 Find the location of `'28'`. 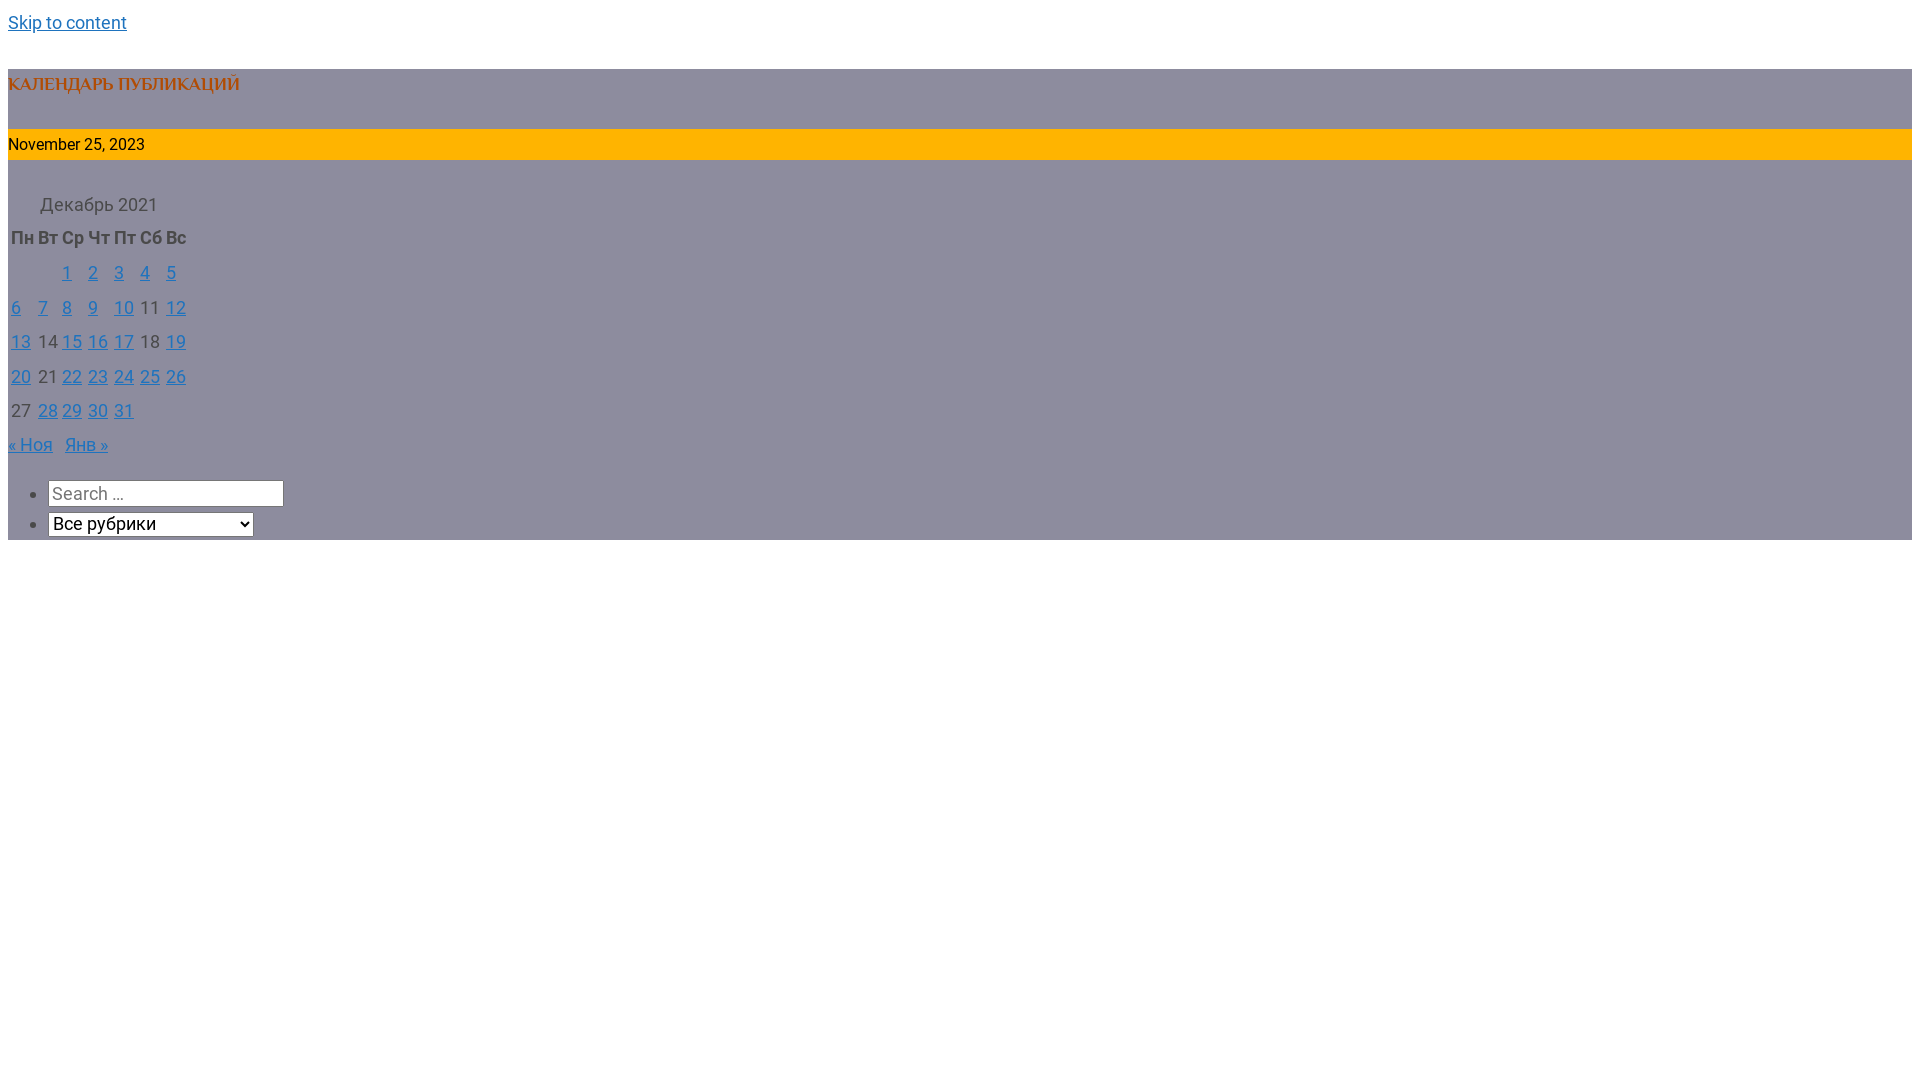

'28' is located at coordinates (48, 409).